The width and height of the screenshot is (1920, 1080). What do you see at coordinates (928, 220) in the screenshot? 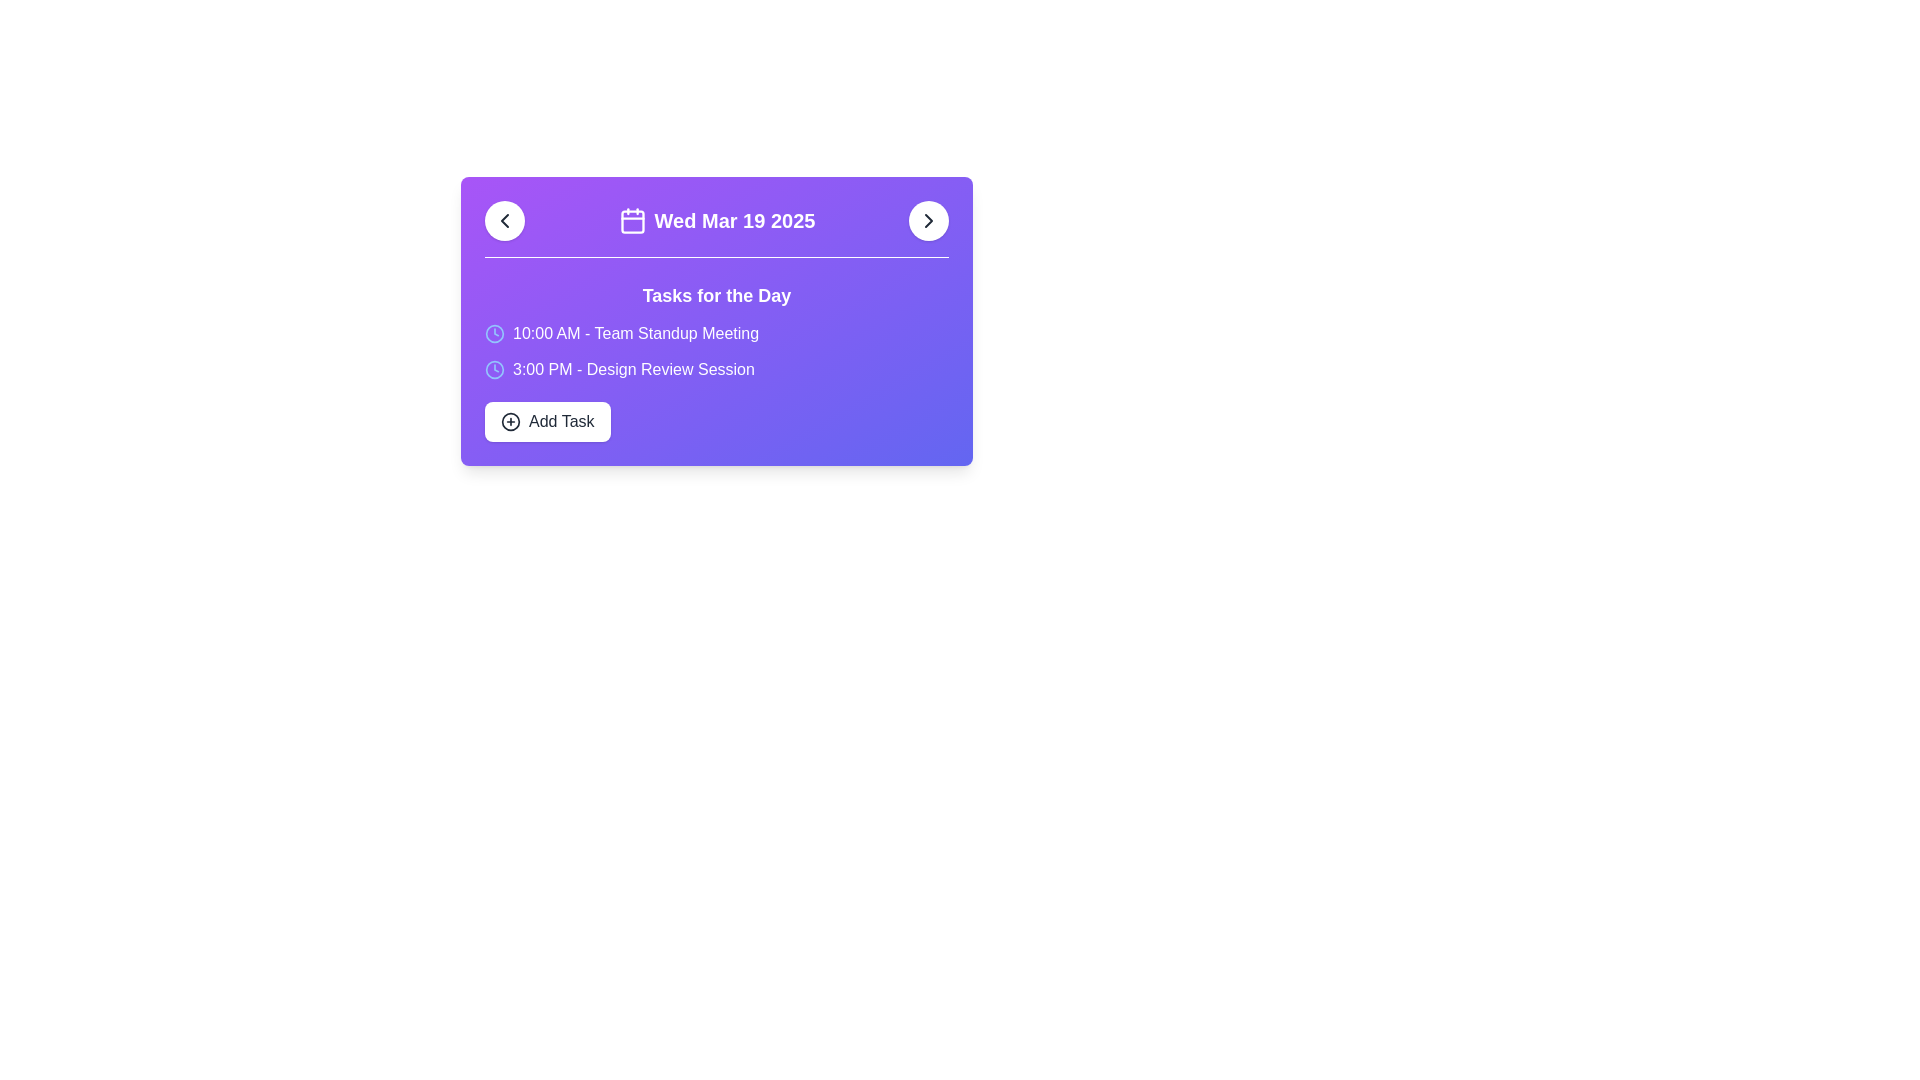
I see `the navigation arrow icon located in the top-right corner of the card-like section within the circular button-like structure` at bounding box center [928, 220].